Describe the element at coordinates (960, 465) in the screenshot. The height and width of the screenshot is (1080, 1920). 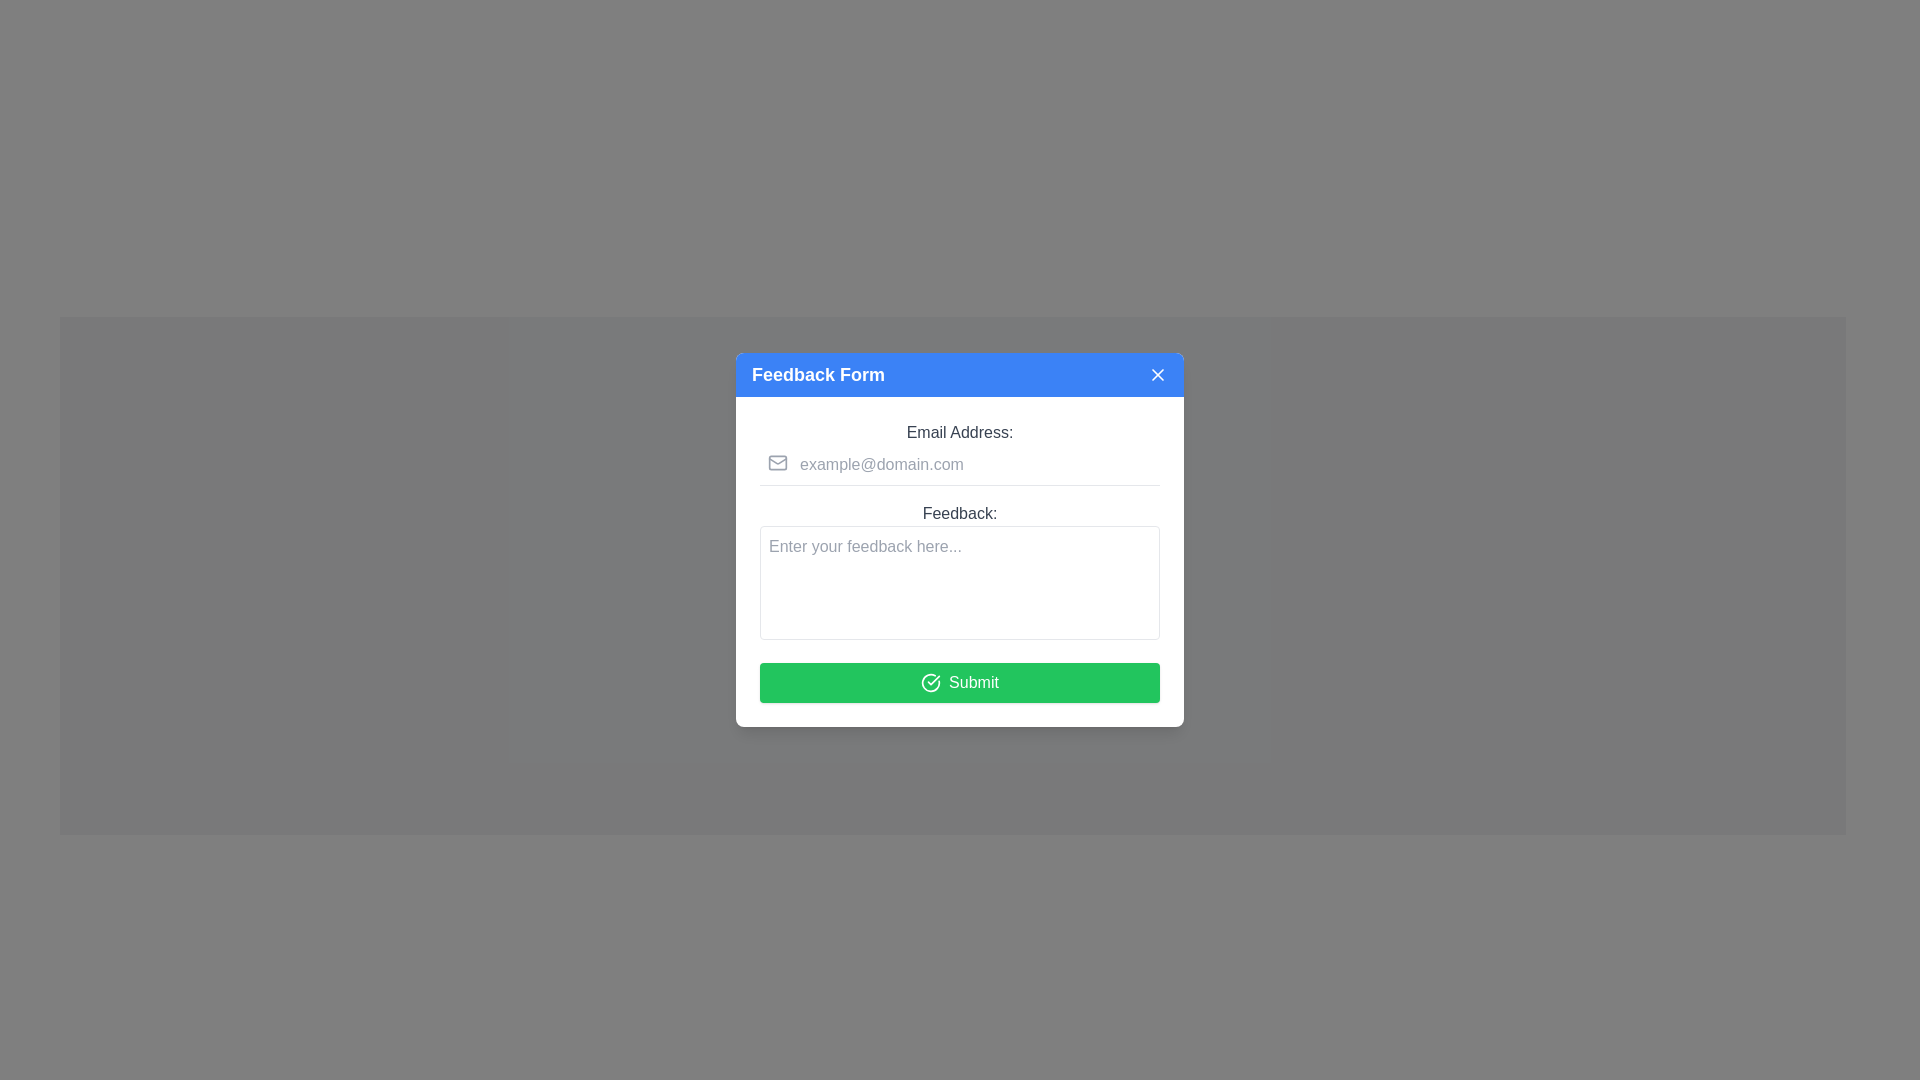
I see `the email input field located within the 'Feedback Form' modal` at that location.